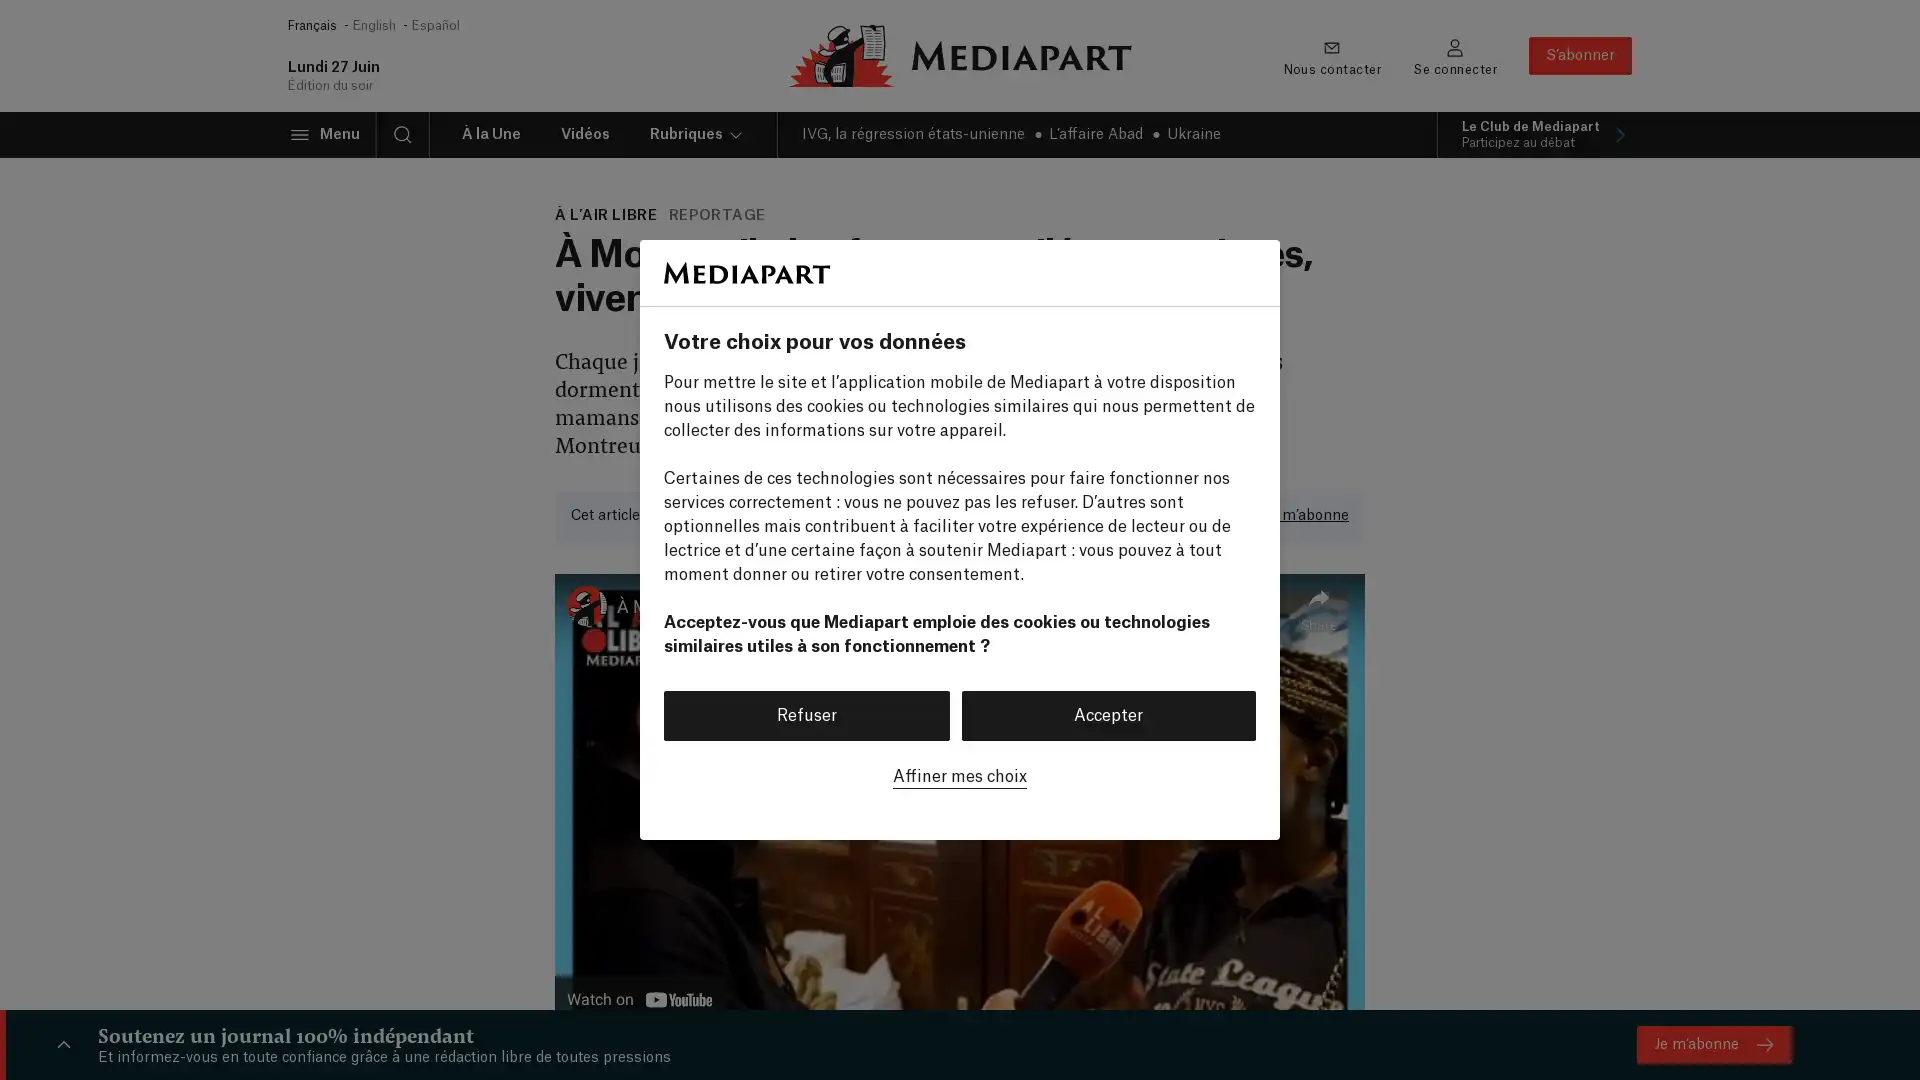  What do you see at coordinates (63, 1044) in the screenshot?
I see `Soutenez un journal 100% independant` at bounding box center [63, 1044].